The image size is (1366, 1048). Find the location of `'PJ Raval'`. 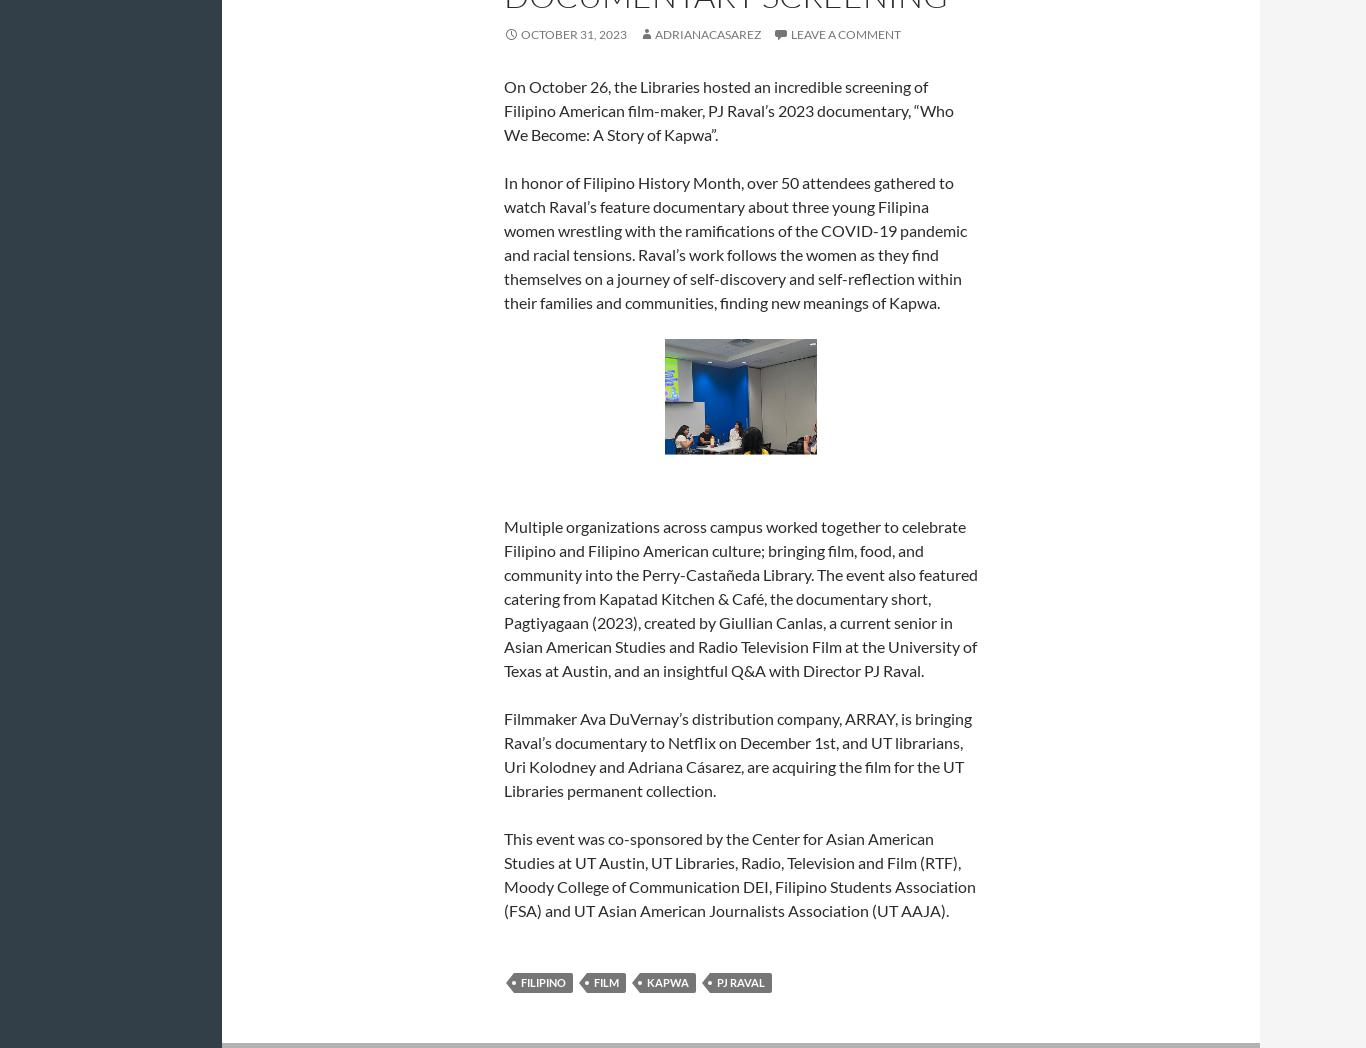

'PJ Raval' is located at coordinates (717, 981).